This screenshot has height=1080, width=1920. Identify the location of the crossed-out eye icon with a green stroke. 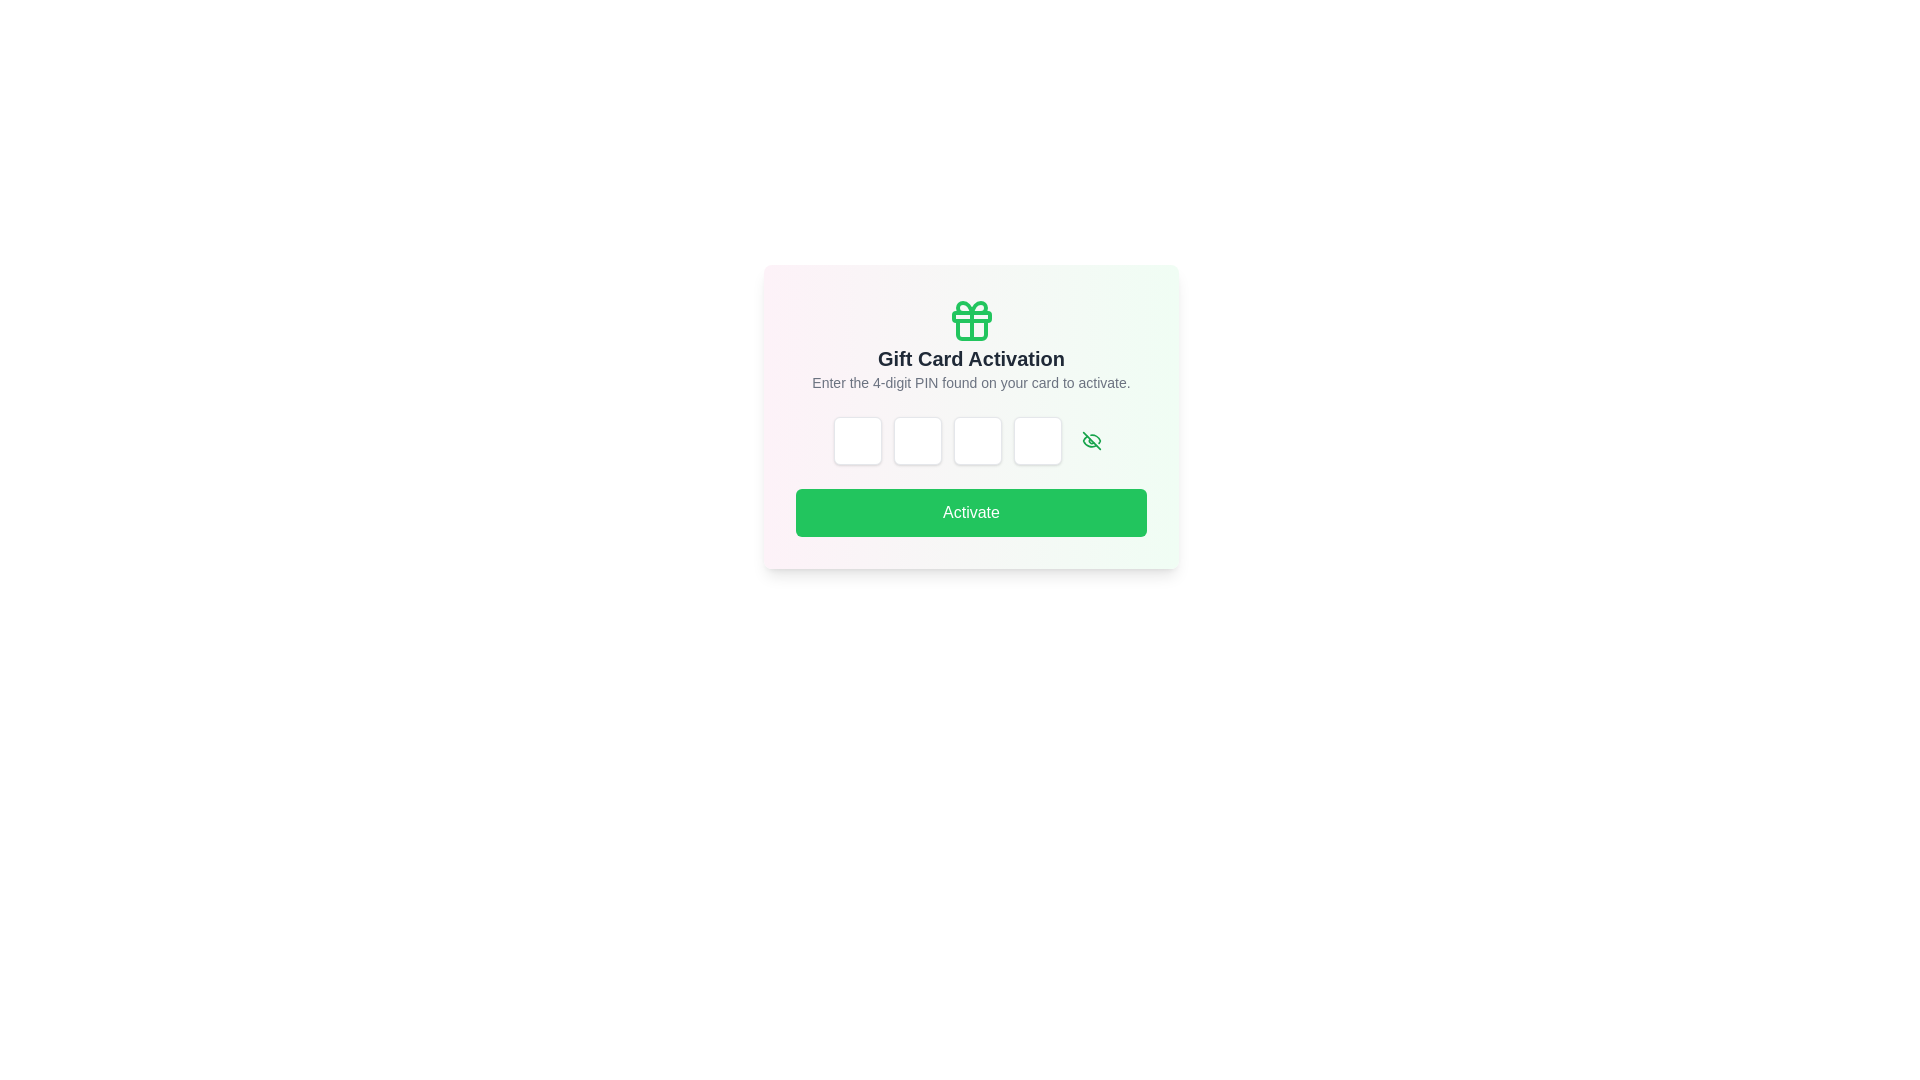
(1090, 439).